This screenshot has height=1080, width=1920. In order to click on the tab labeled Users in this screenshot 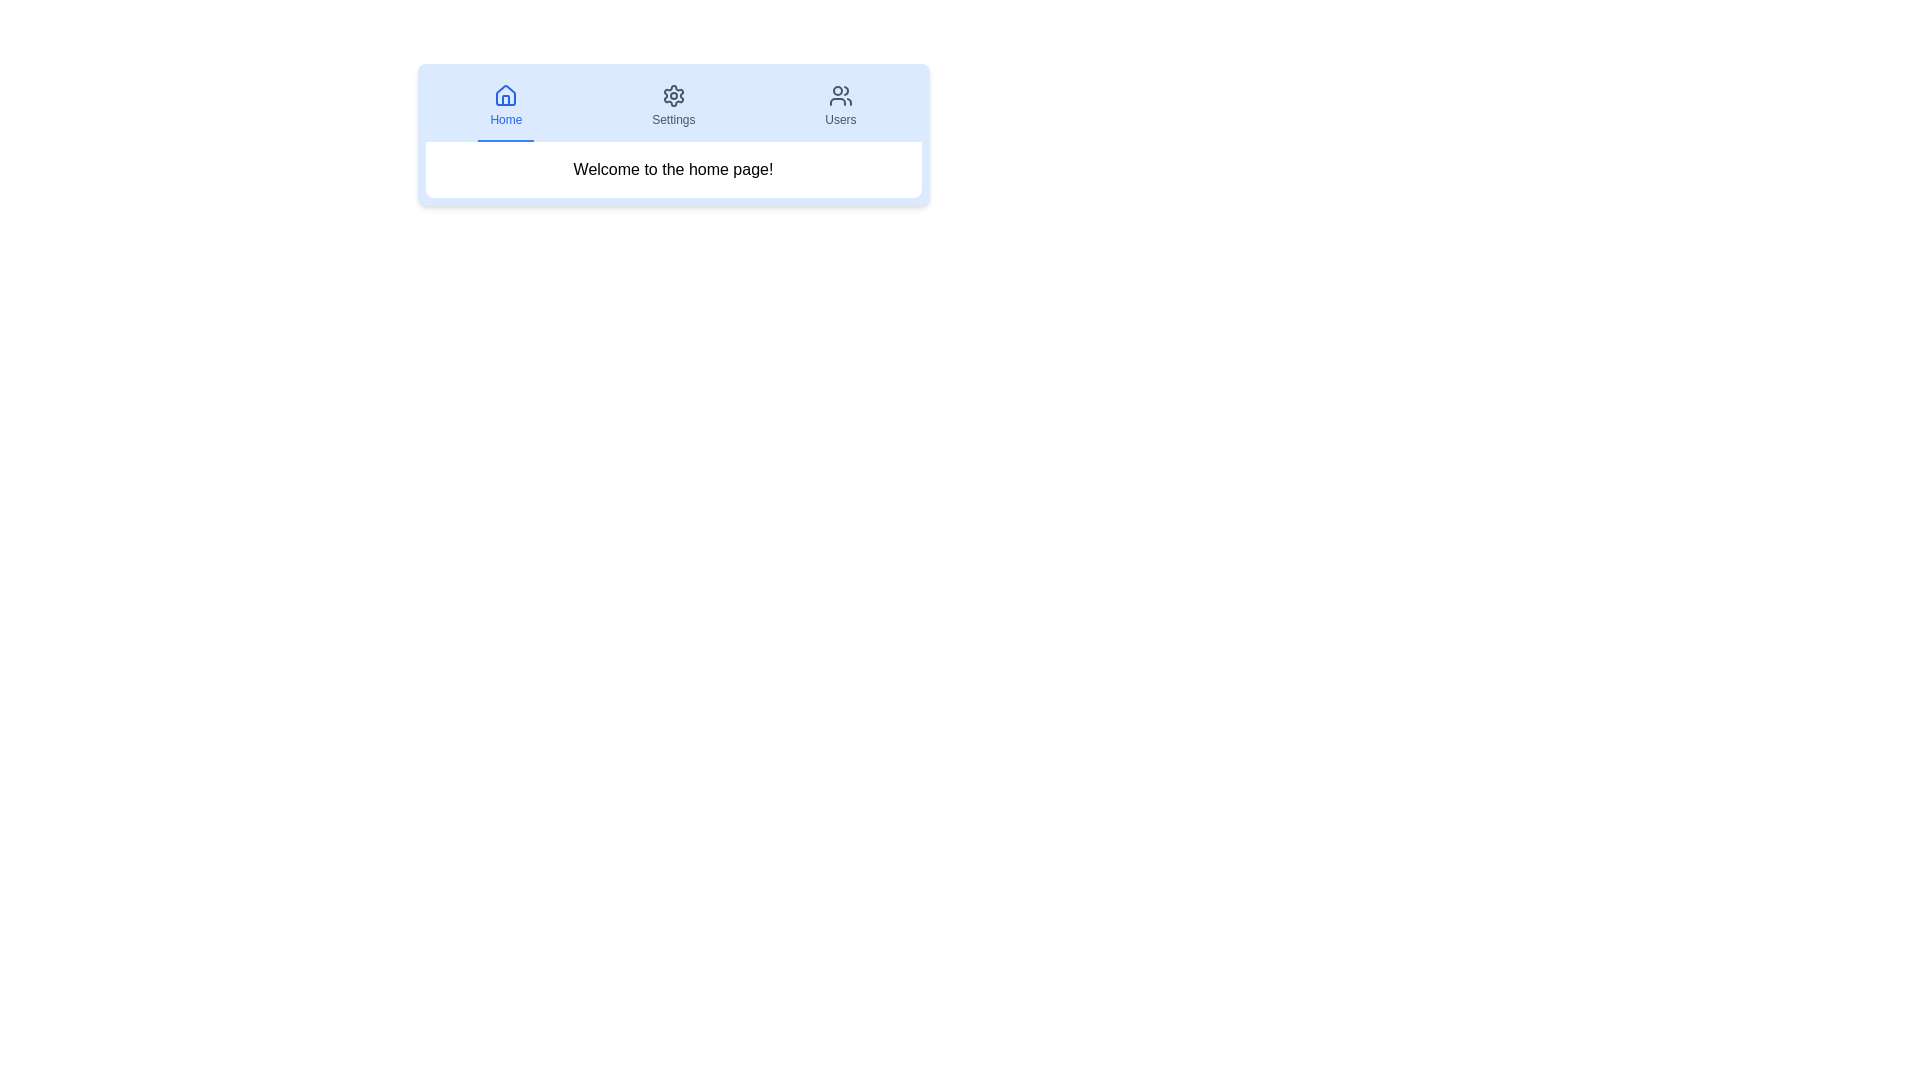, I will do `click(840, 107)`.